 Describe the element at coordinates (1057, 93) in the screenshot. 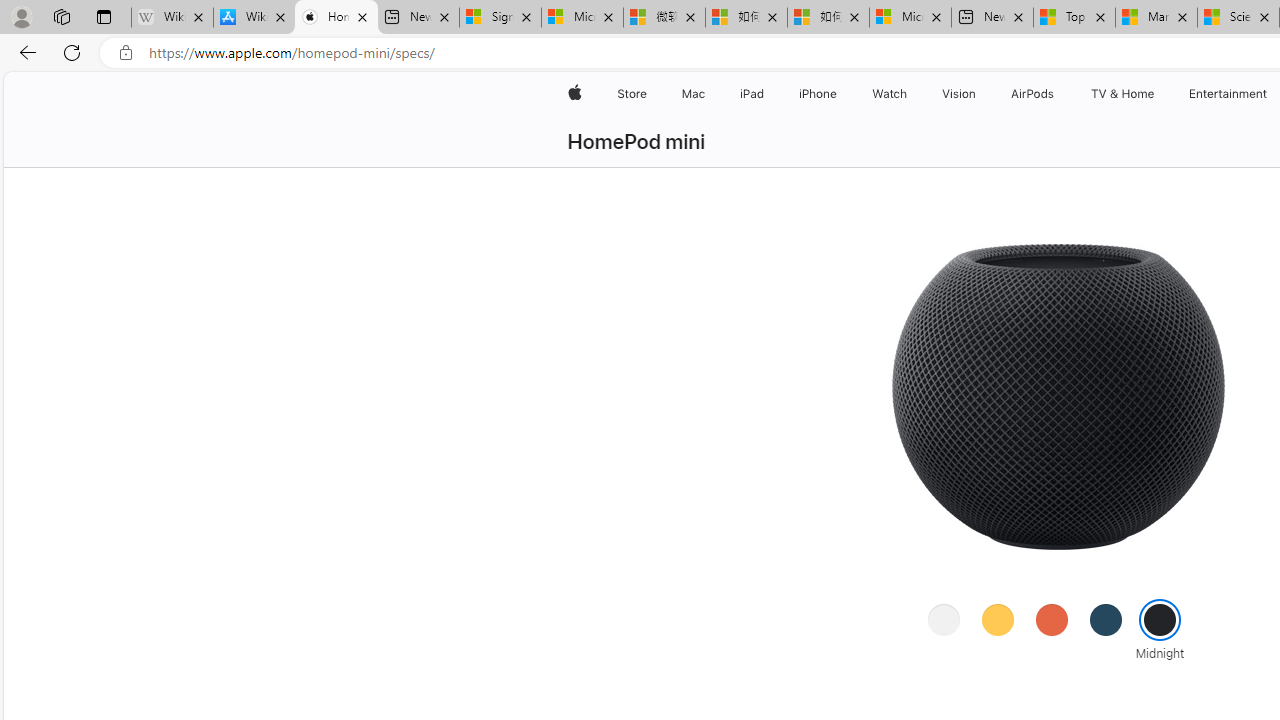

I see `'AirPods menu'` at that location.